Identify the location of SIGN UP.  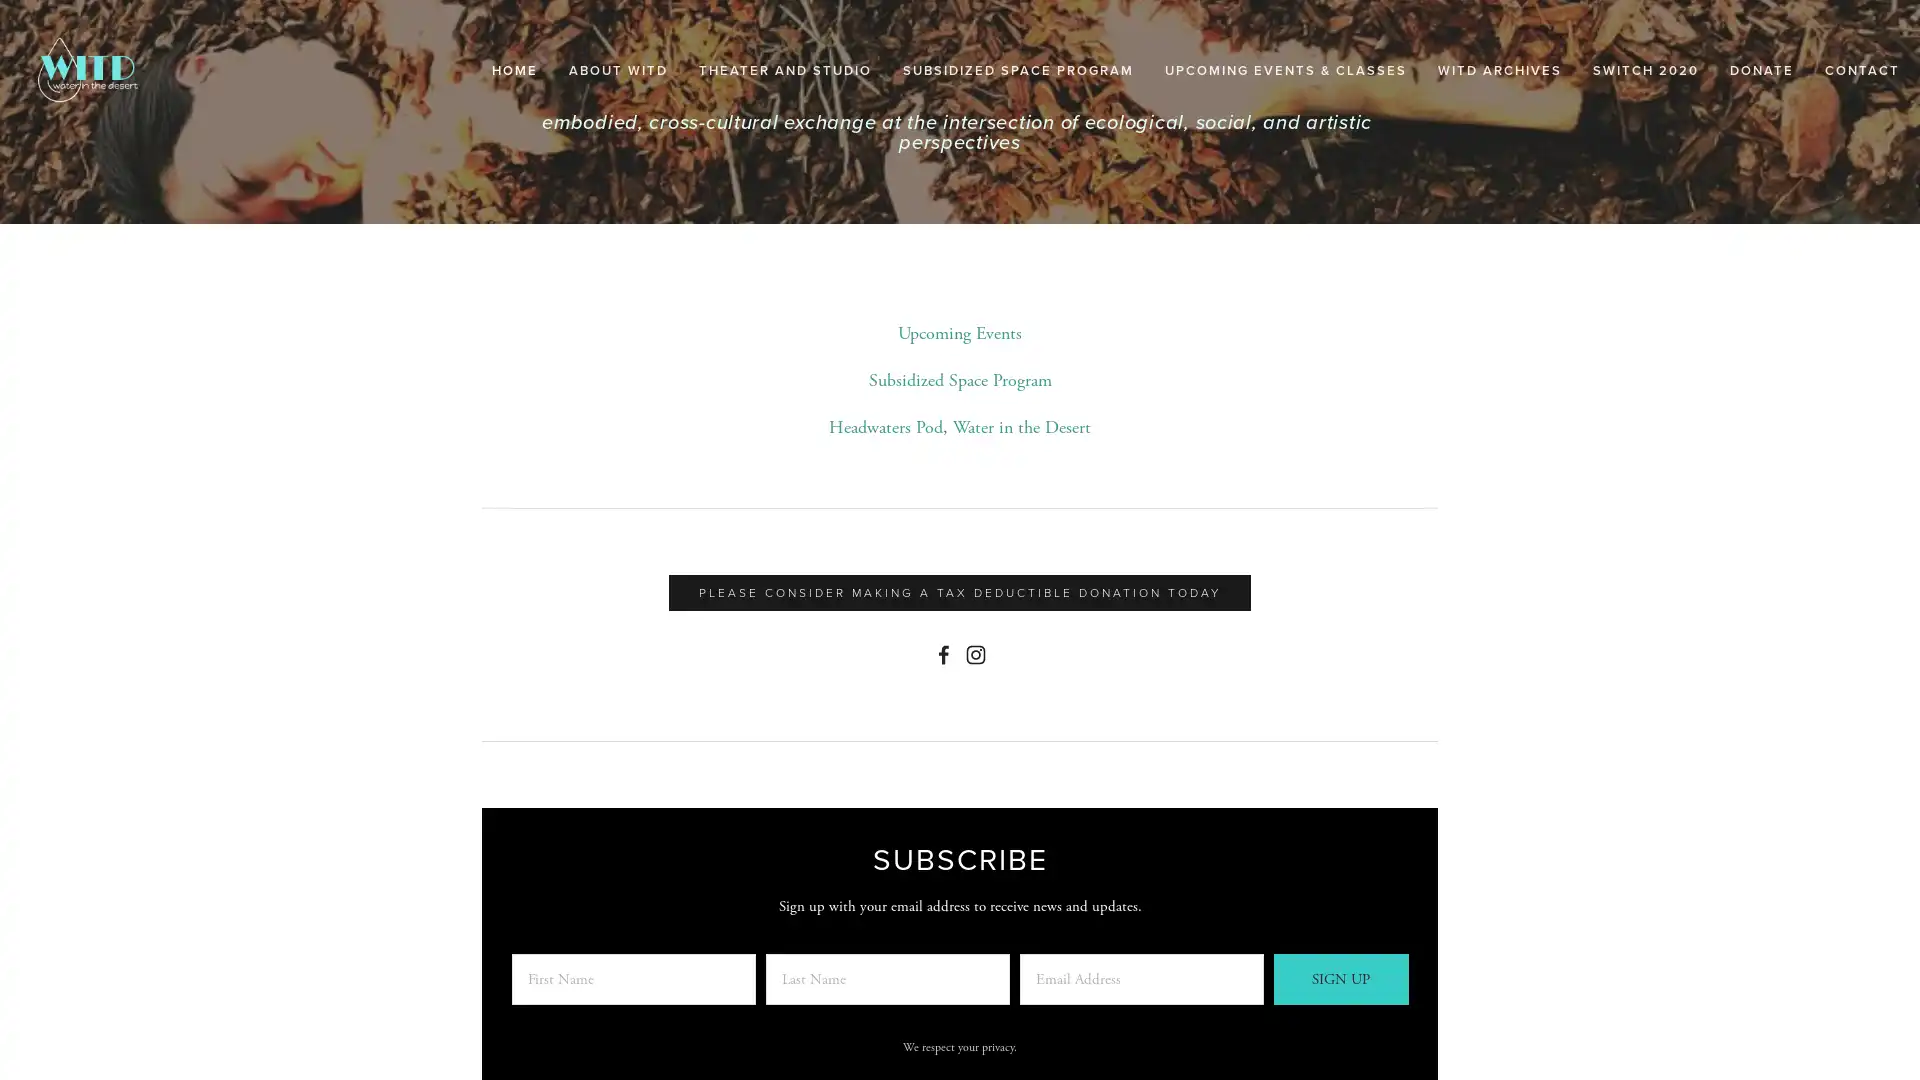
(1340, 978).